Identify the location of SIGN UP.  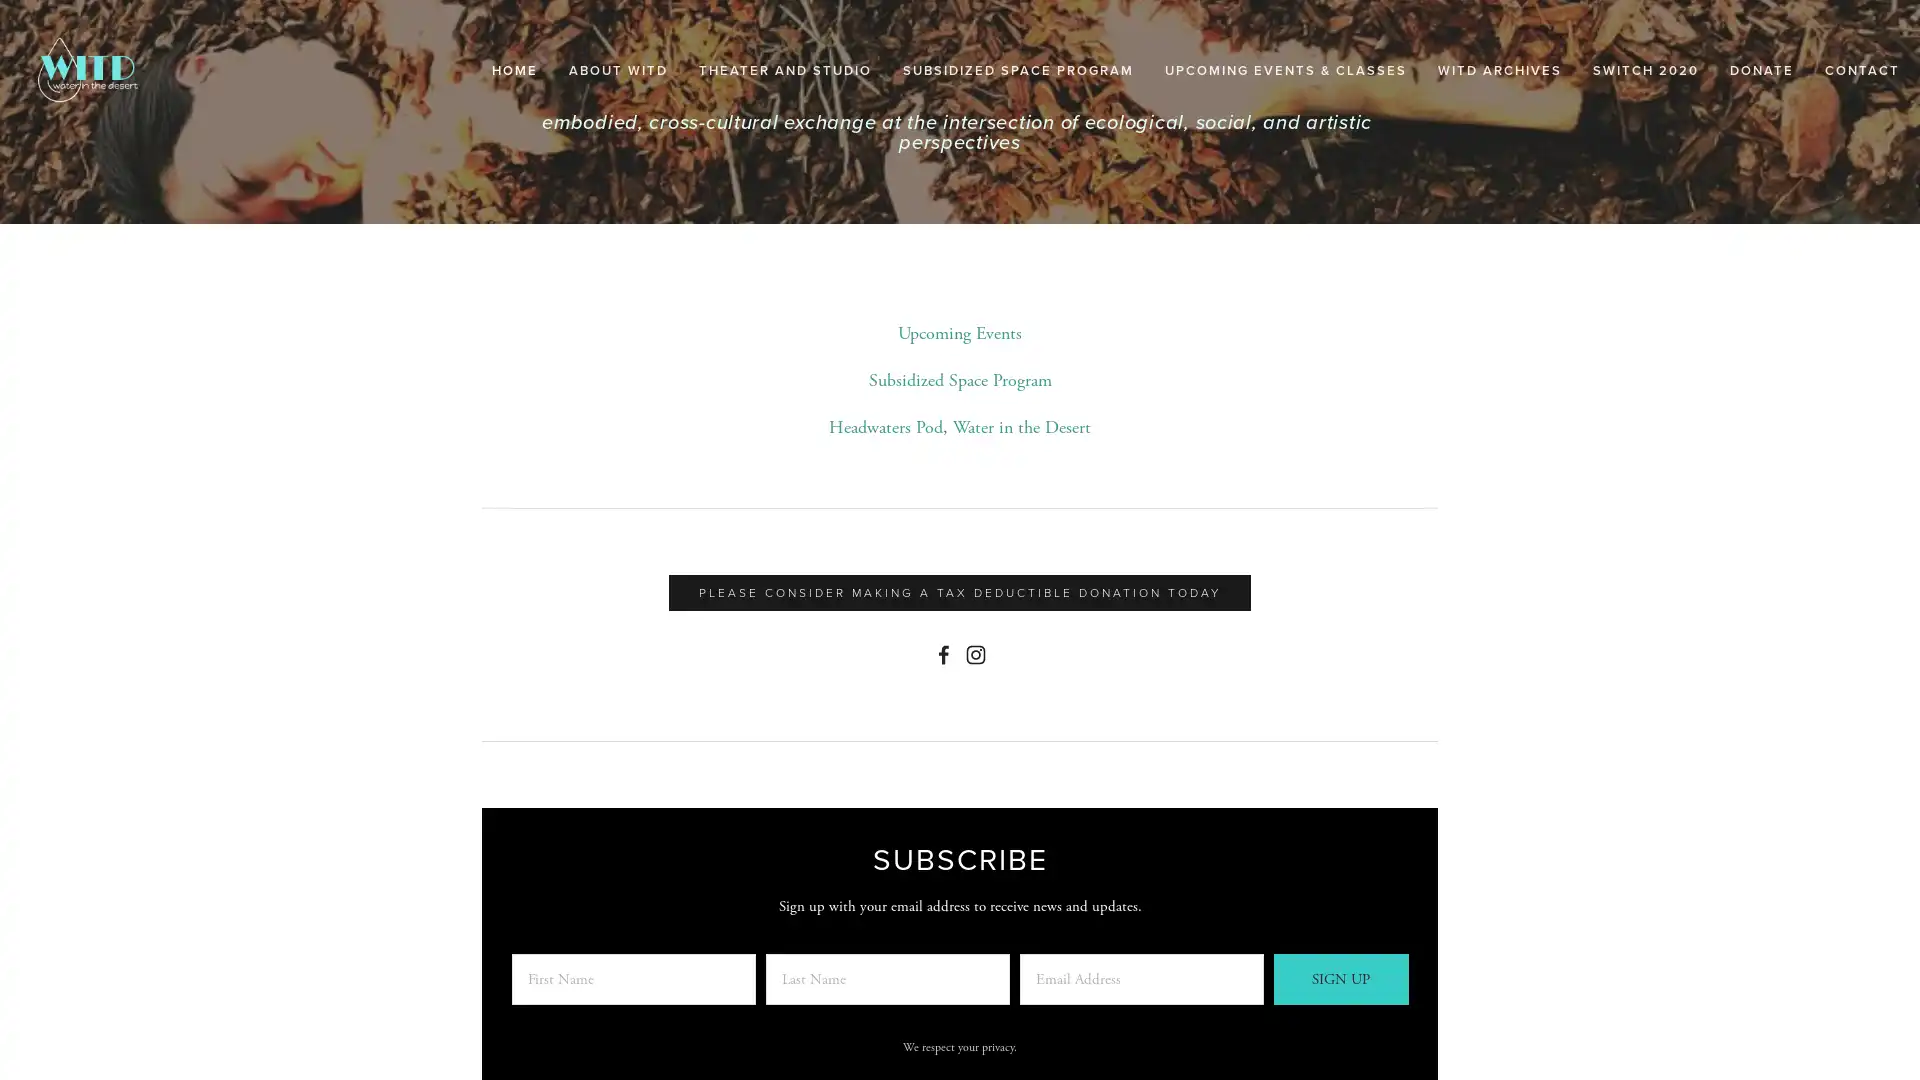
(1340, 978).